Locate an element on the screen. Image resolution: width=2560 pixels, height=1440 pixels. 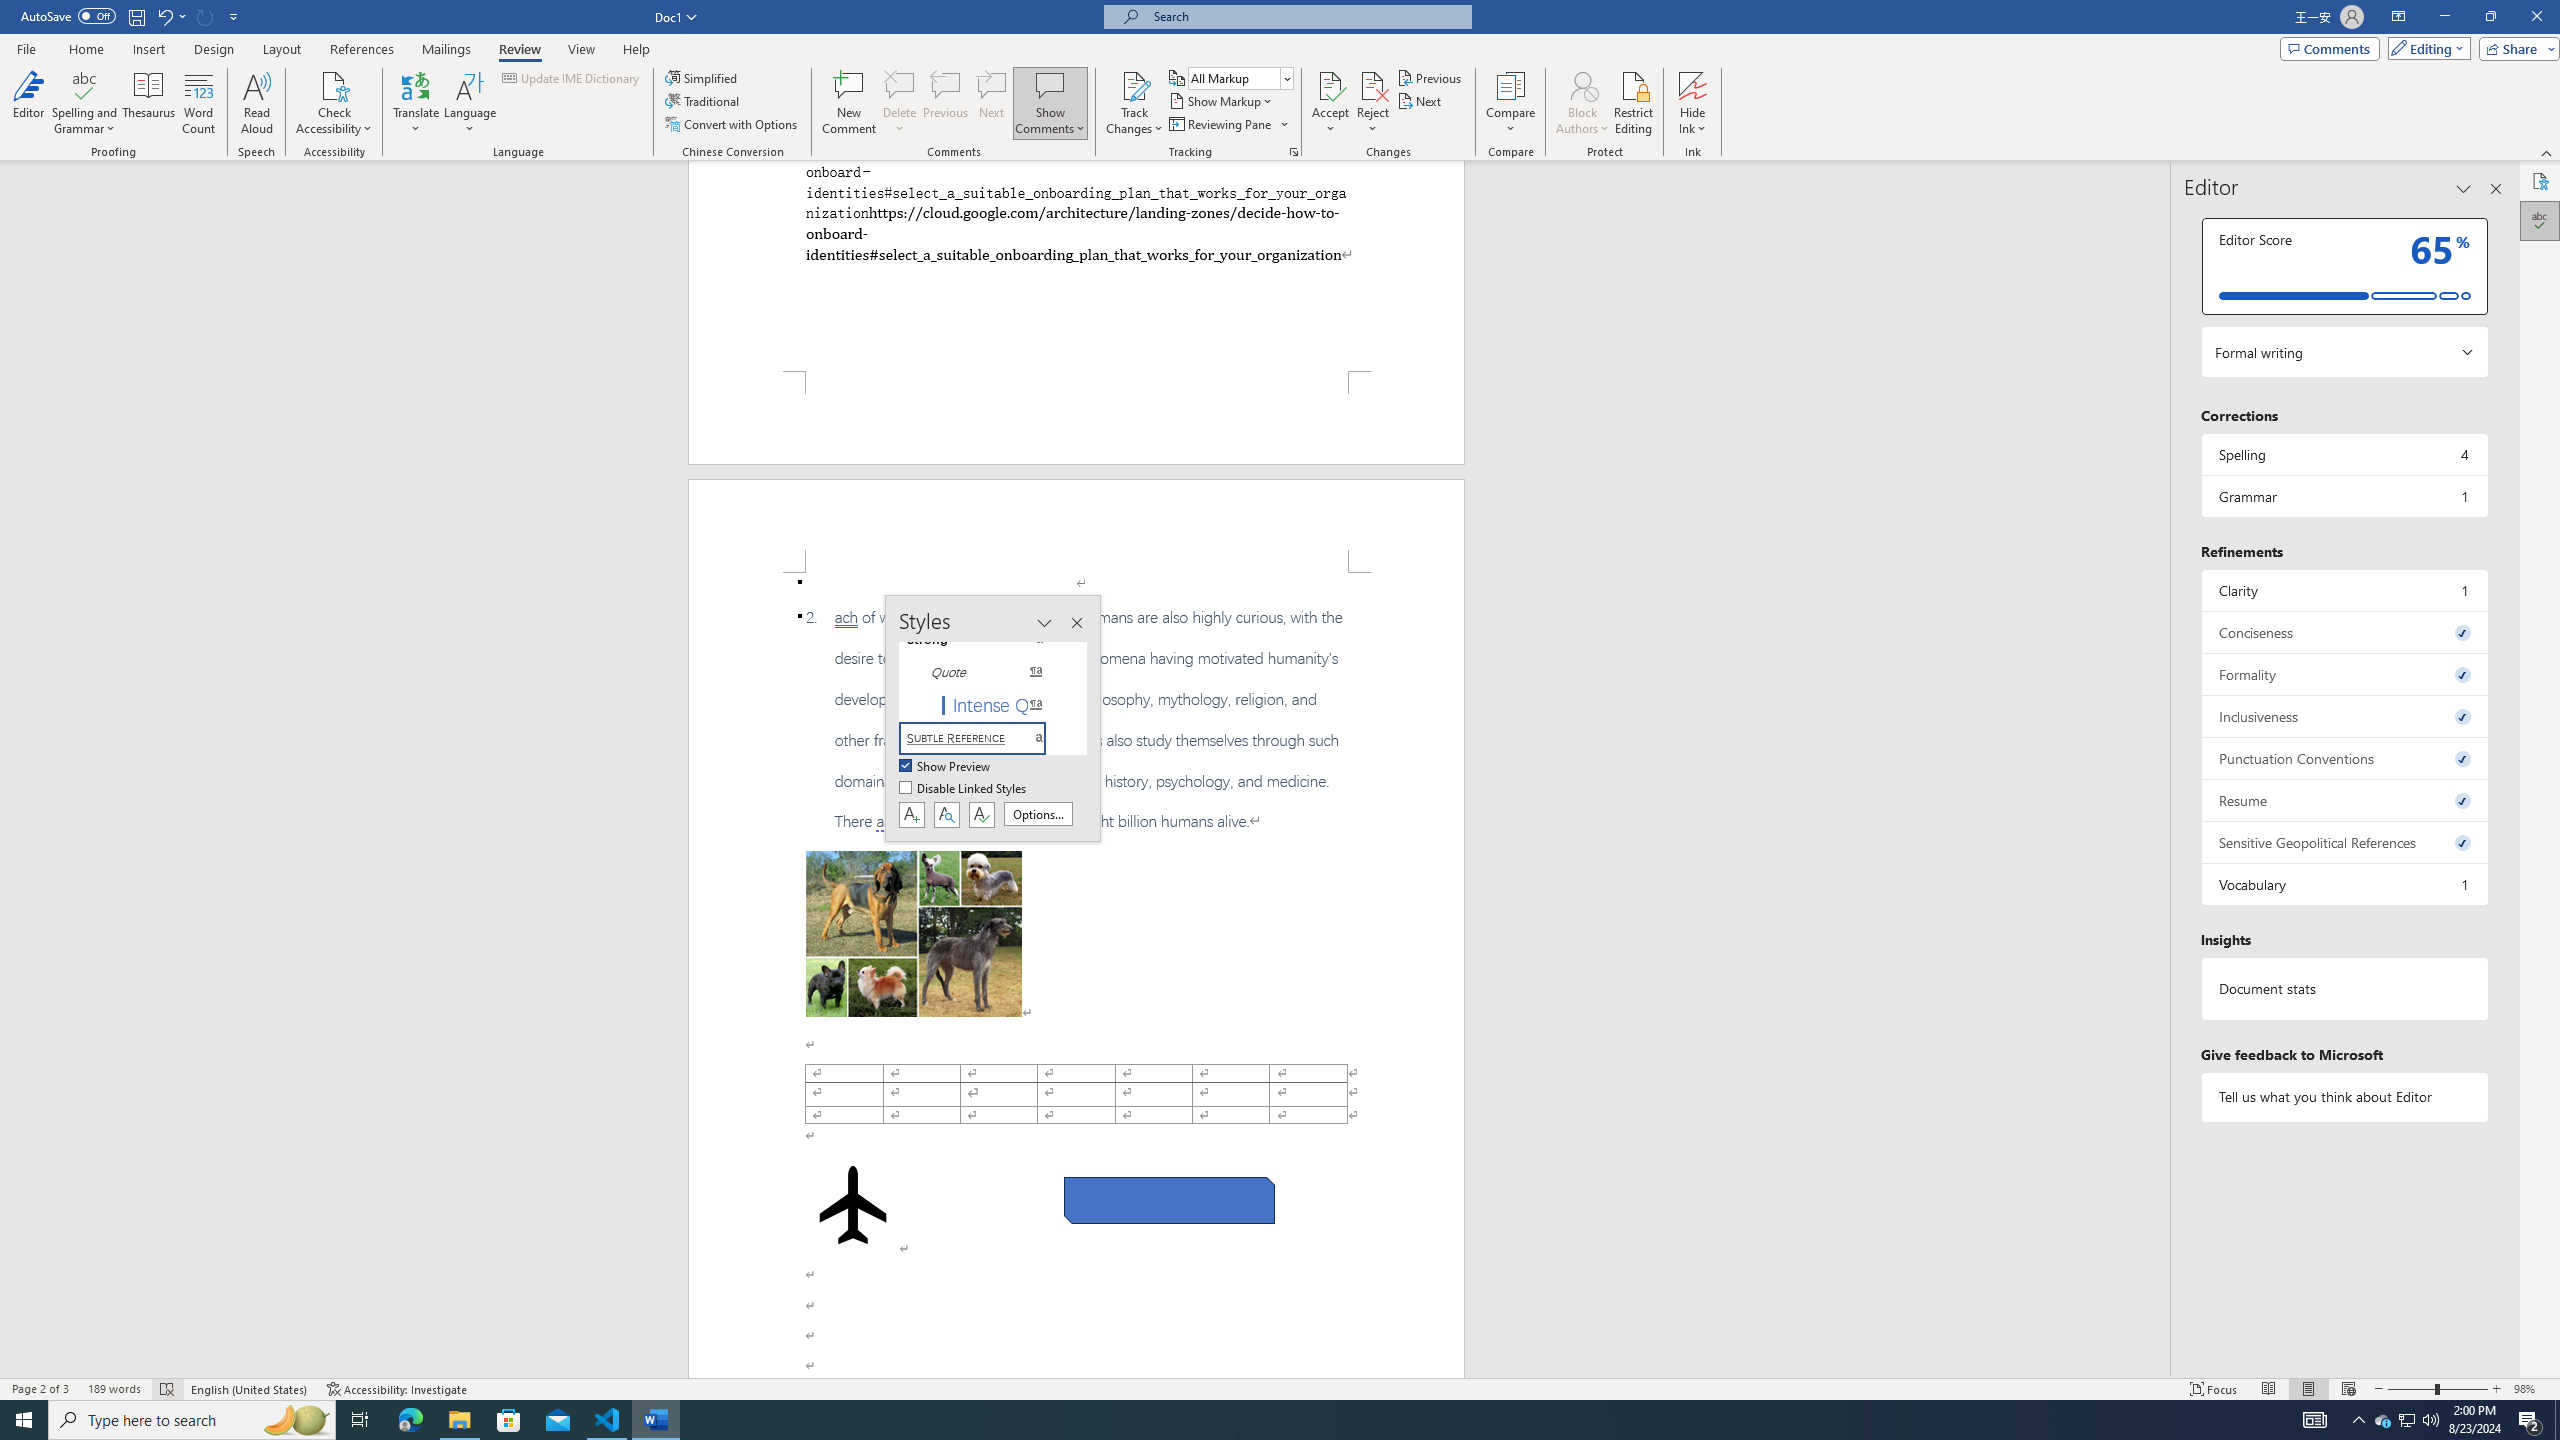
'Spelling and Grammar' is located at coordinates (85, 103).